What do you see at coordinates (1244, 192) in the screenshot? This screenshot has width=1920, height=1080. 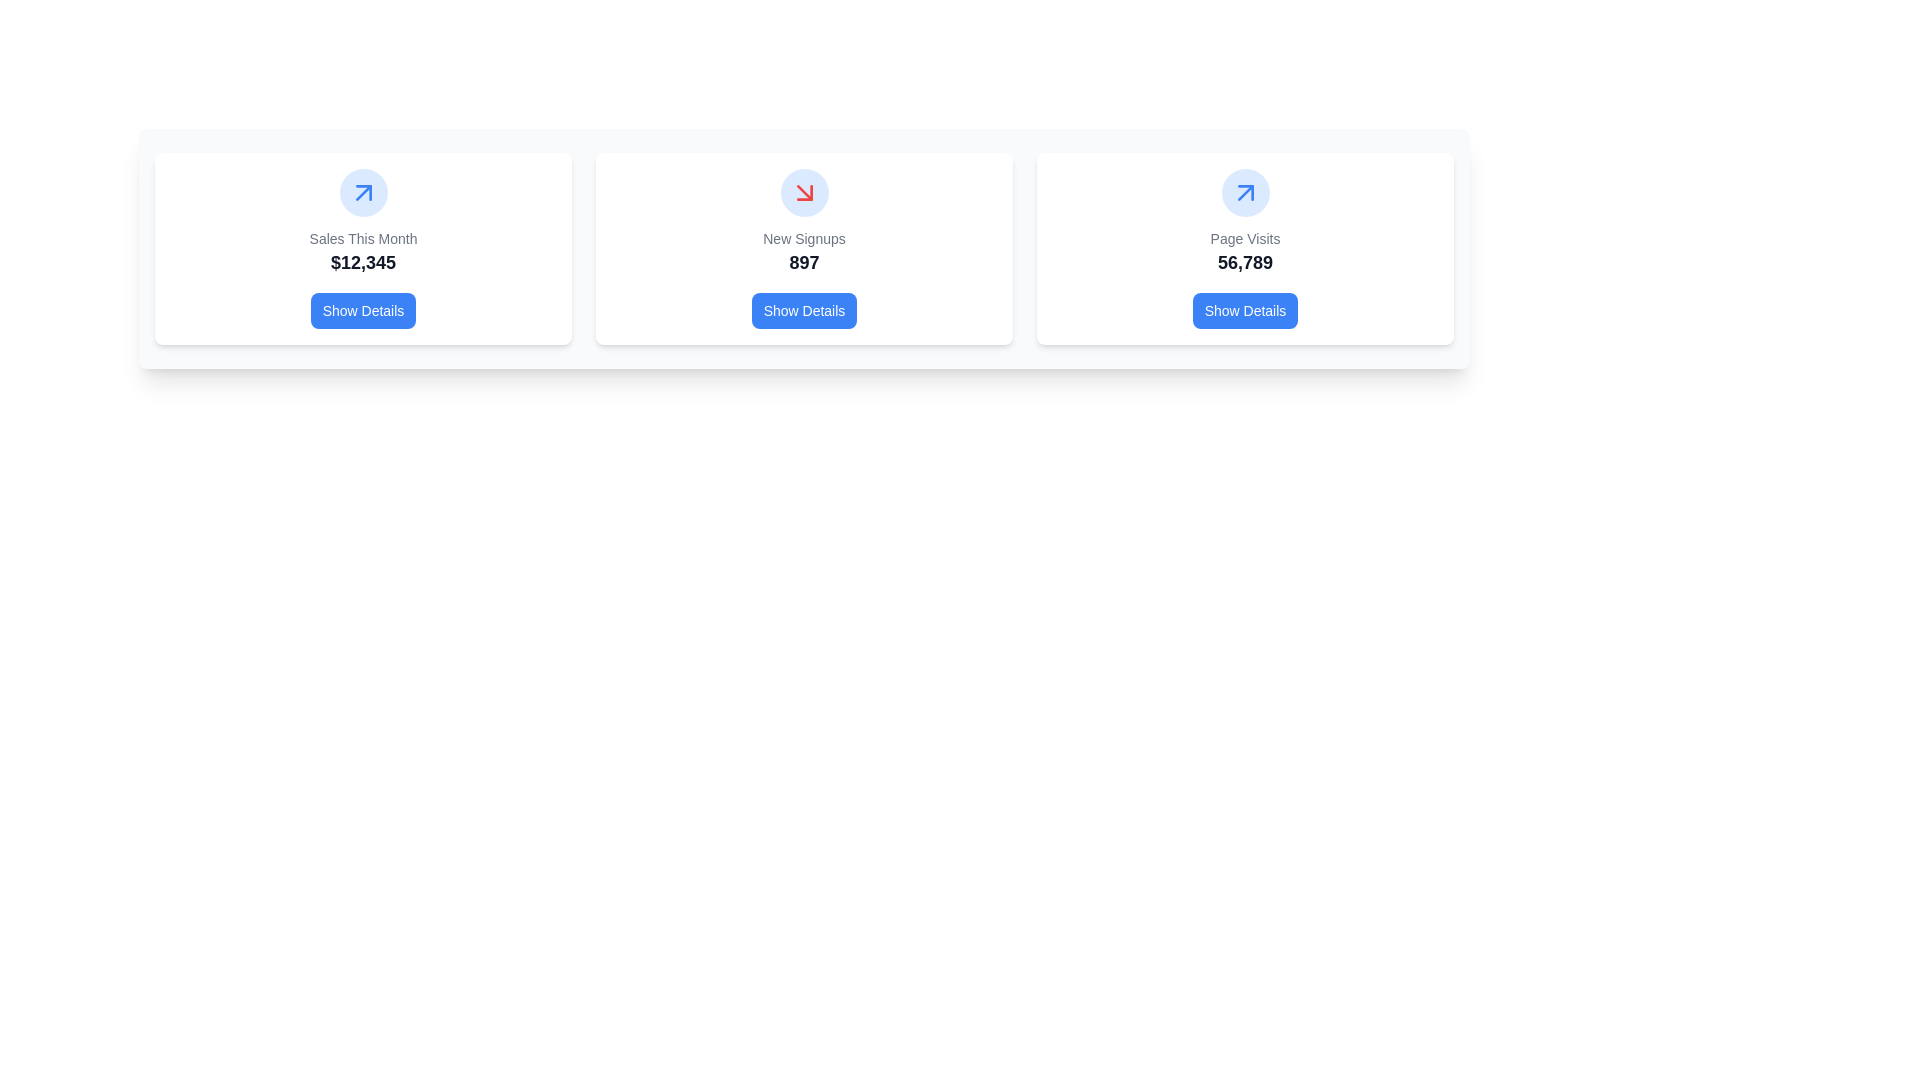 I see `the navigation icon located at the top of the 'Page Visits' card, which is within a circular blue background` at bounding box center [1244, 192].